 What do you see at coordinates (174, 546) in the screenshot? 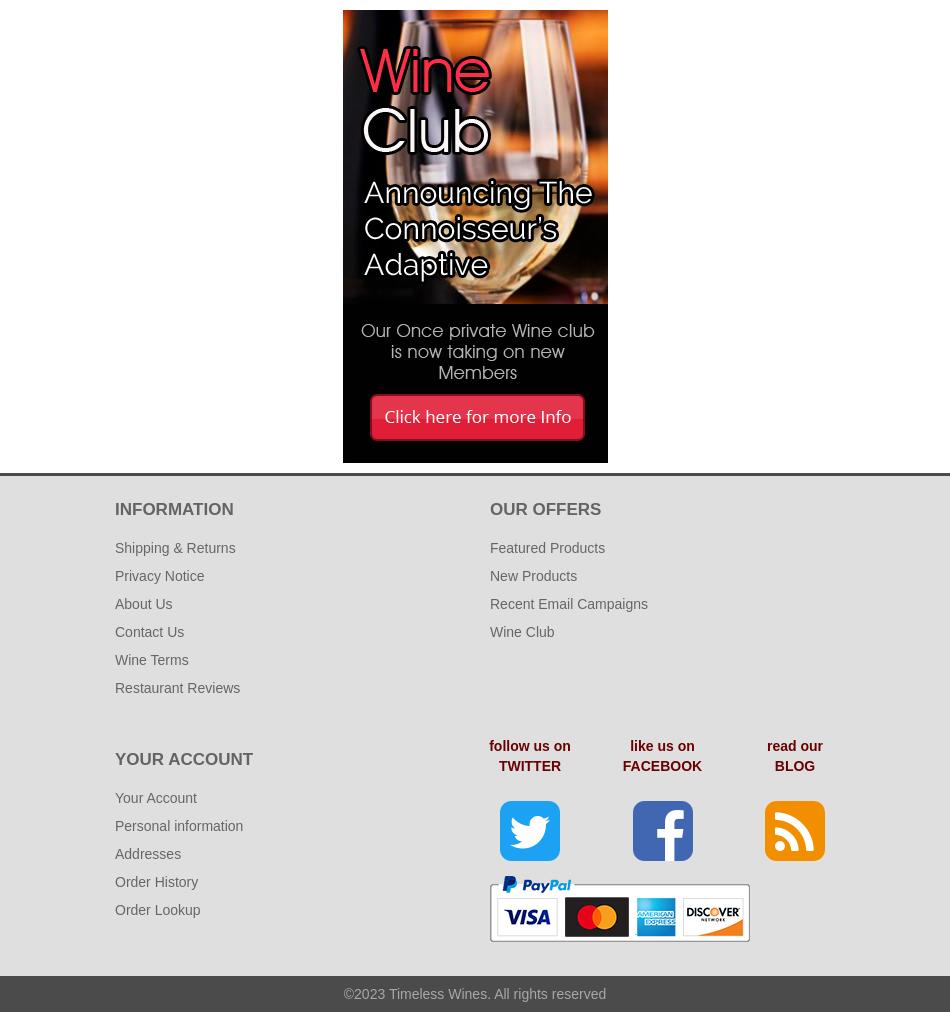
I see `'Shipping & Returns'` at bounding box center [174, 546].